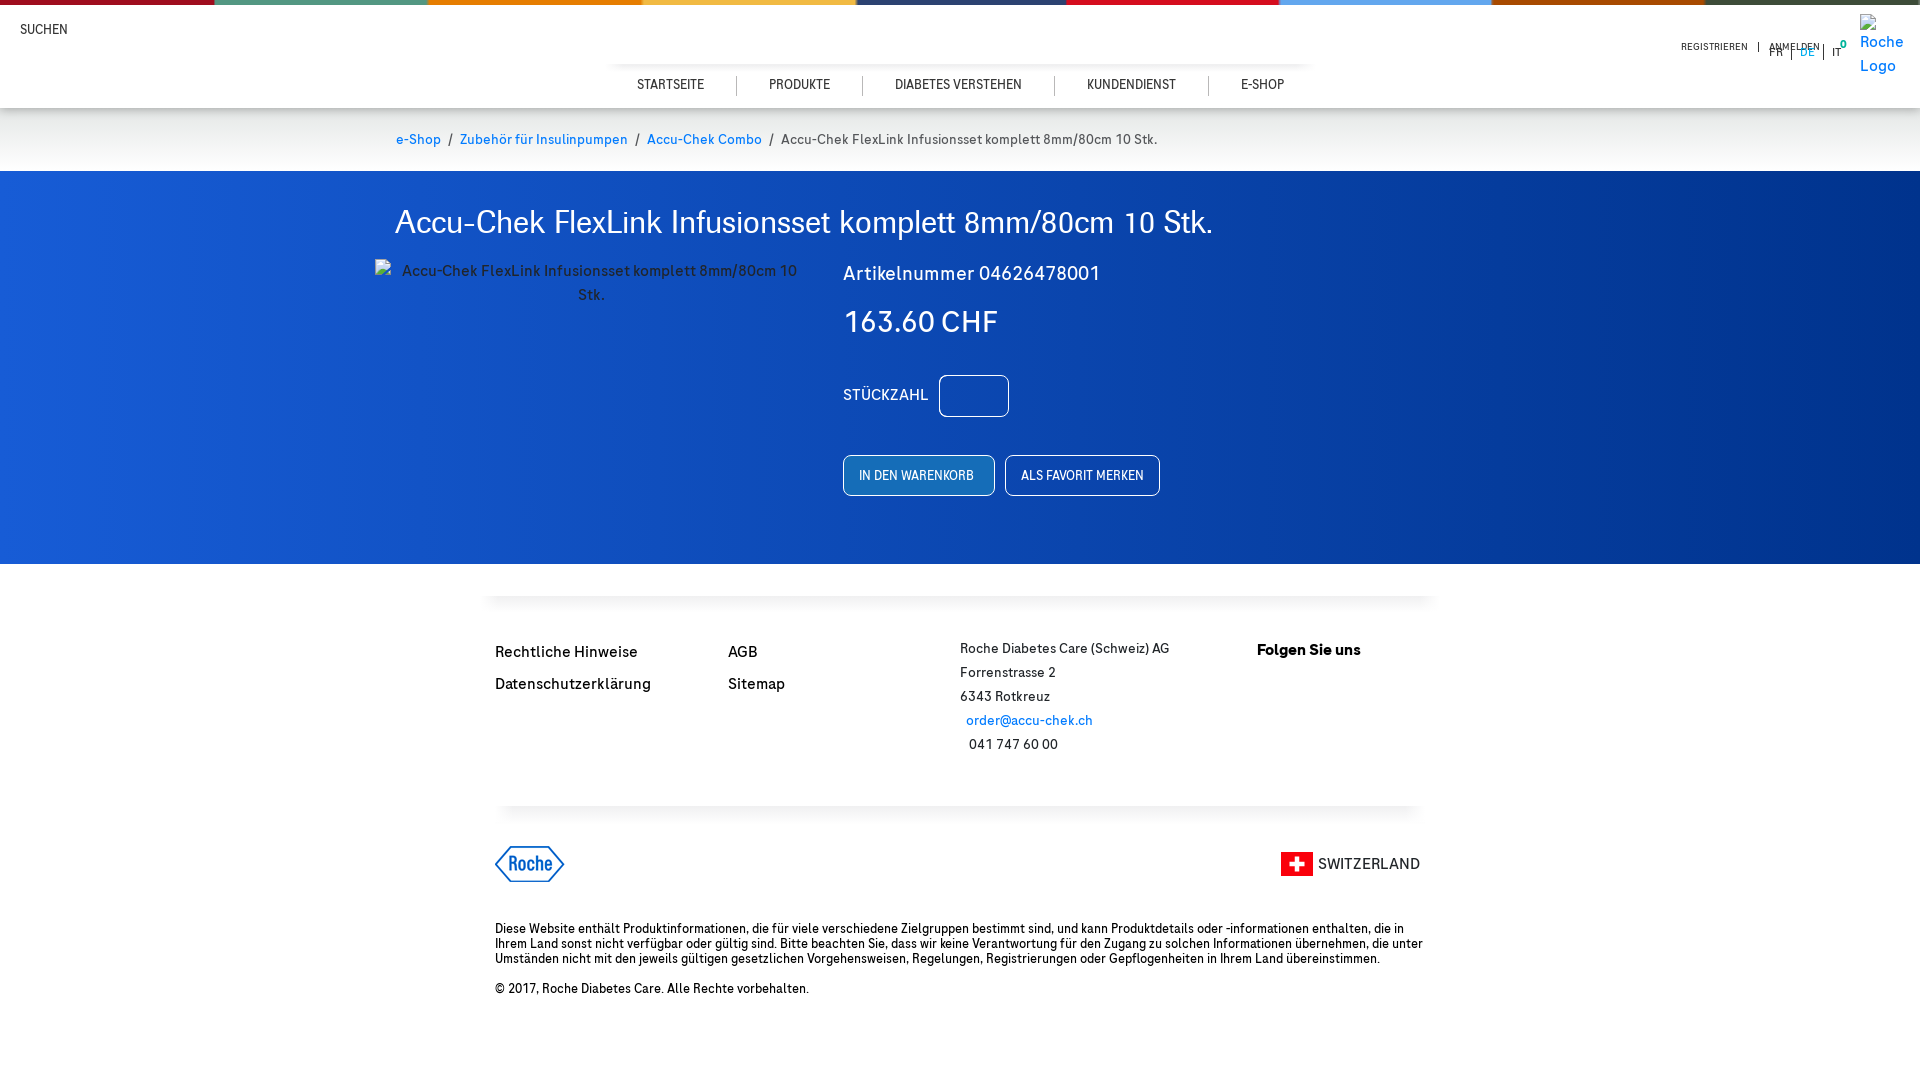 The width and height of the screenshot is (1920, 1080). I want to click on 'Rechtliche Hinweise', so click(565, 651).